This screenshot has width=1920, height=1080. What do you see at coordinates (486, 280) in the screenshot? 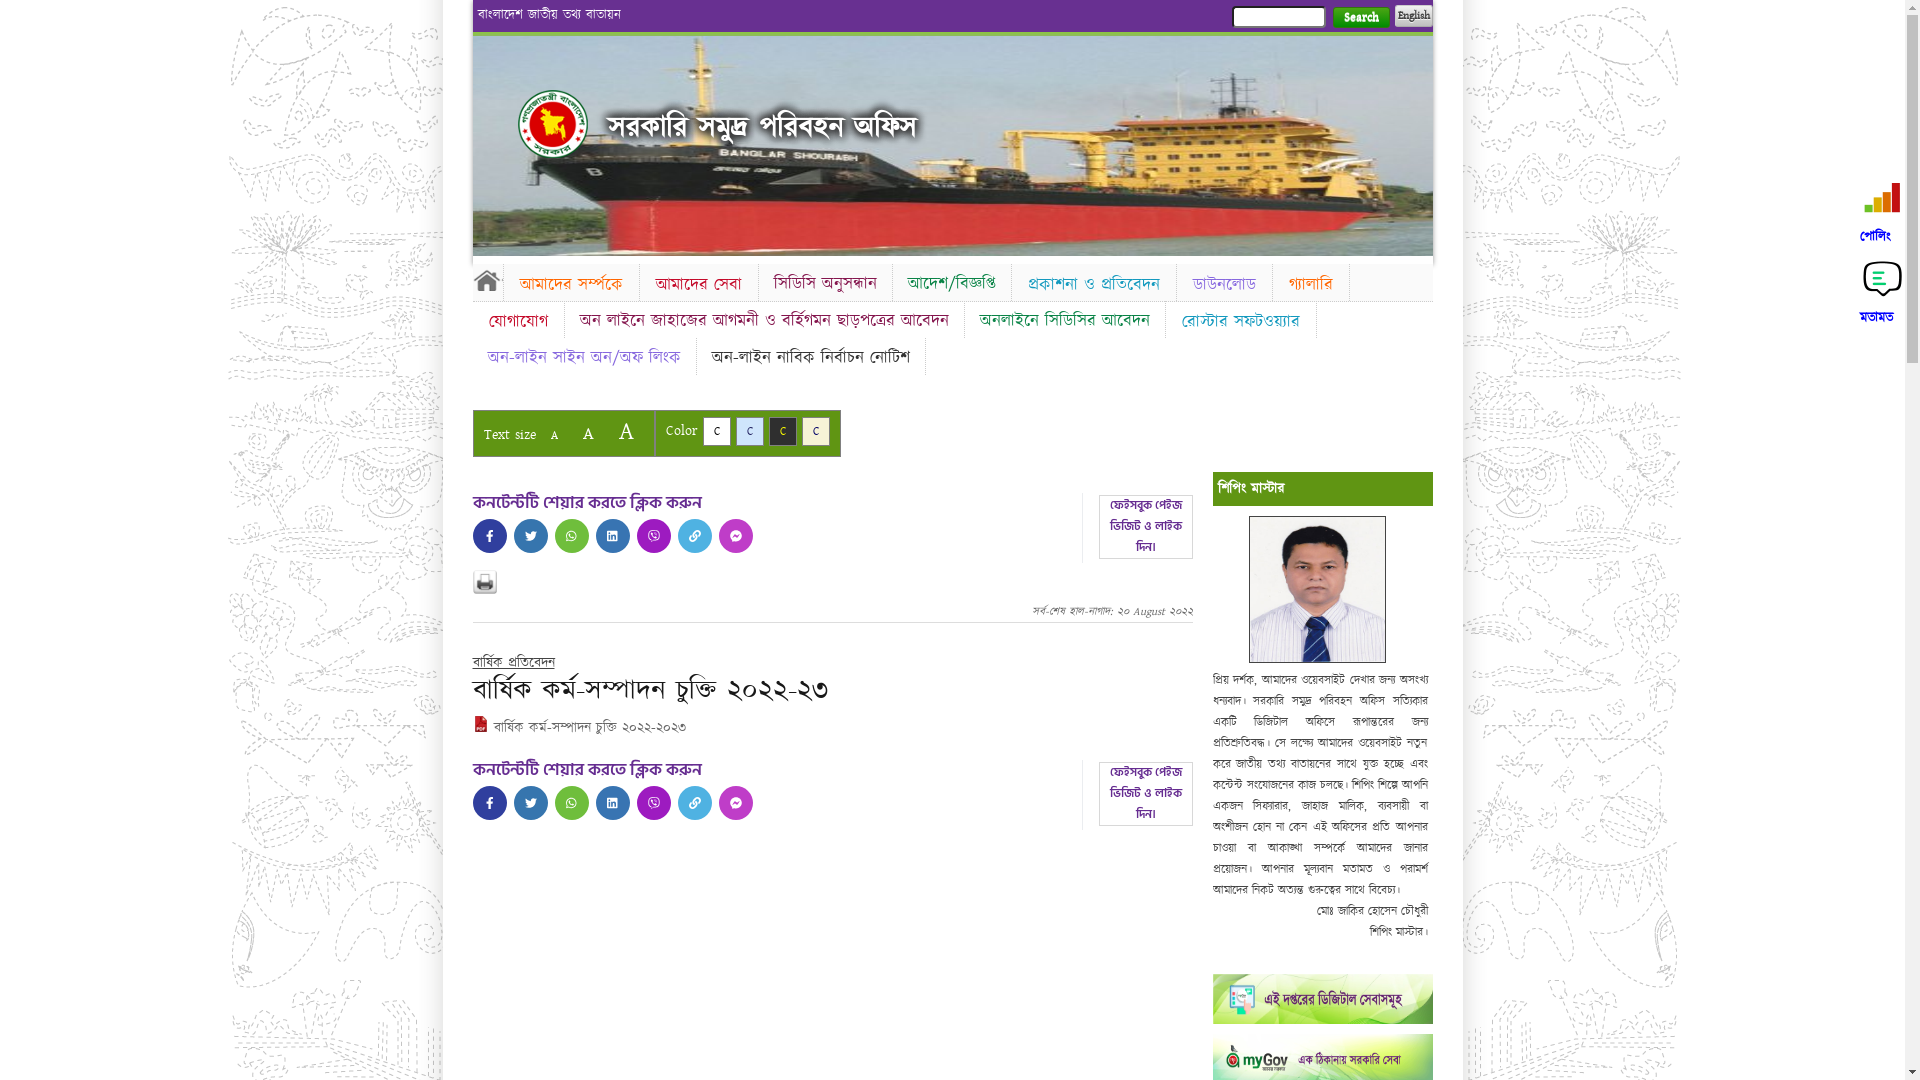
I see `'Home'` at bounding box center [486, 280].